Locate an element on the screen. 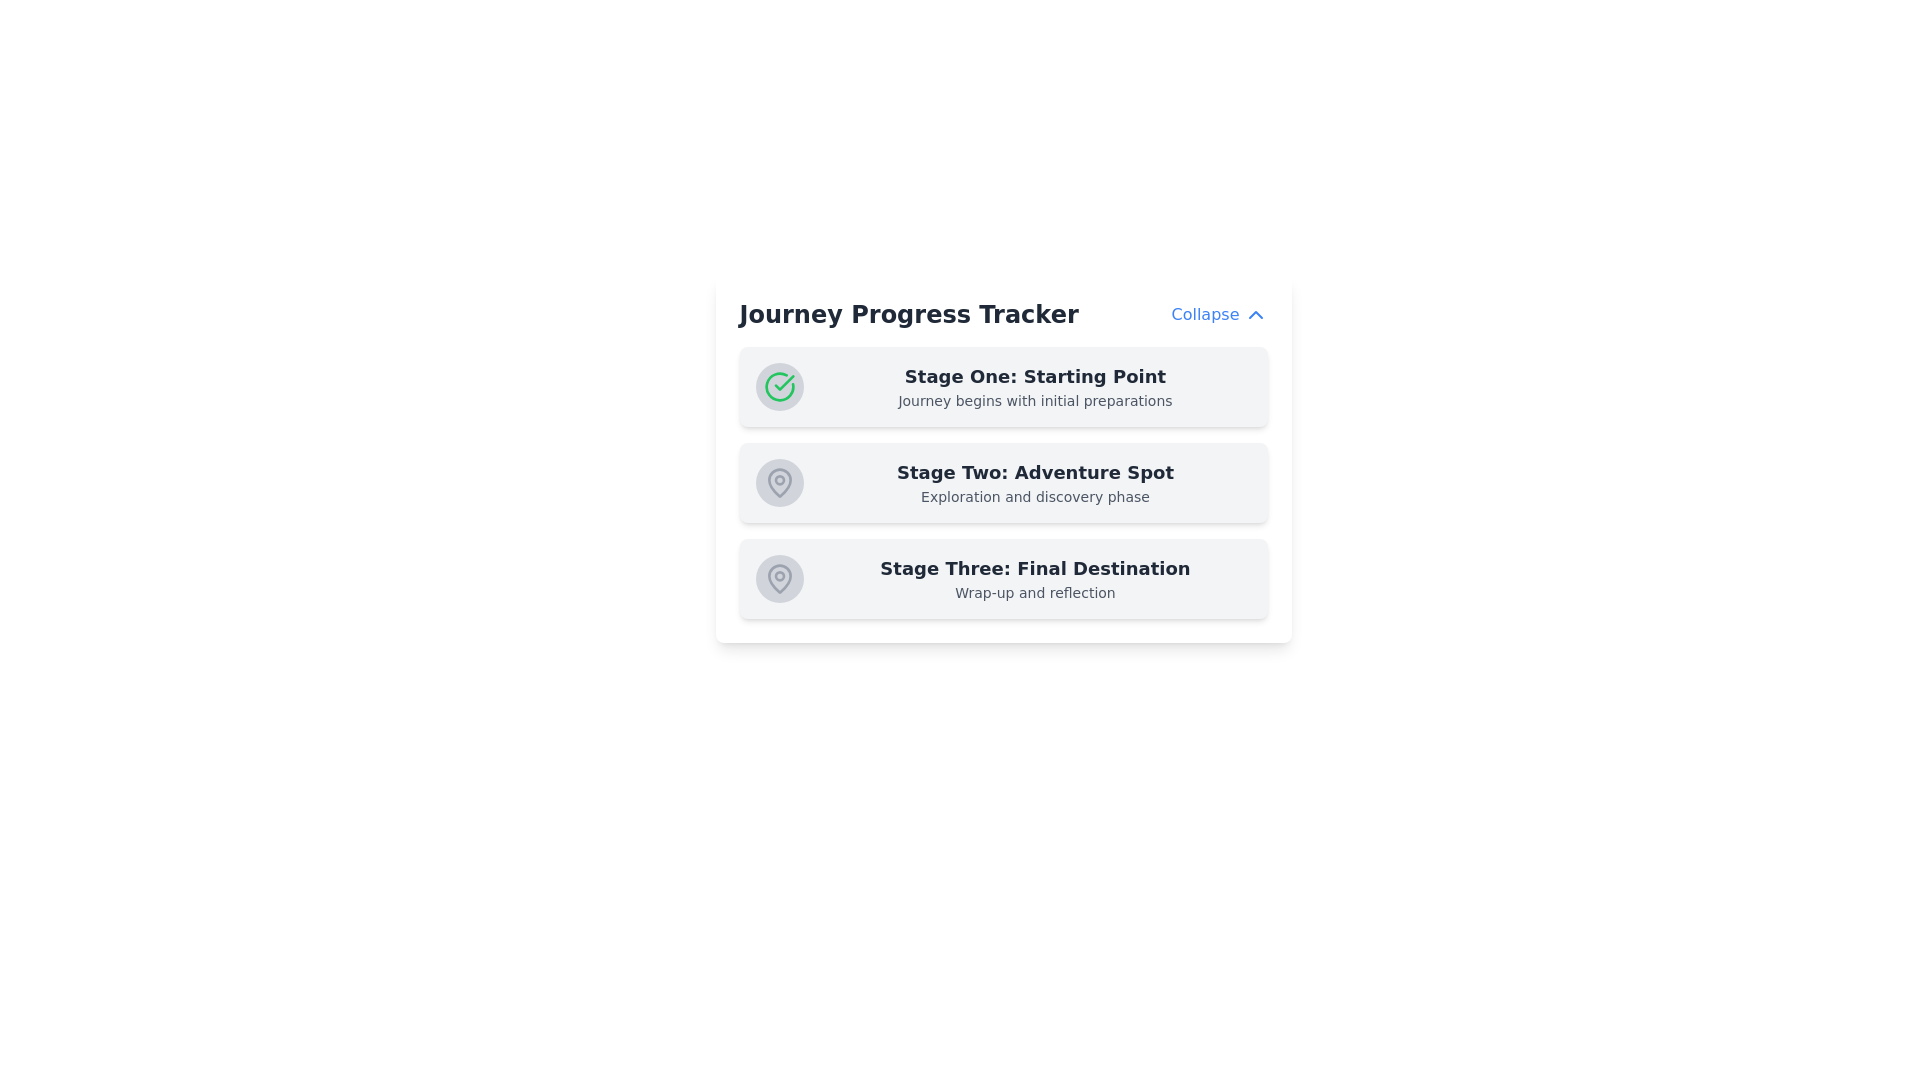 This screenshot has width=1920, height=1080. the title of the third stage in the Journey Progress Tracker, which is centered horizontally and aligned to the left of a visual indicator is located at coordinates (1035, 569).